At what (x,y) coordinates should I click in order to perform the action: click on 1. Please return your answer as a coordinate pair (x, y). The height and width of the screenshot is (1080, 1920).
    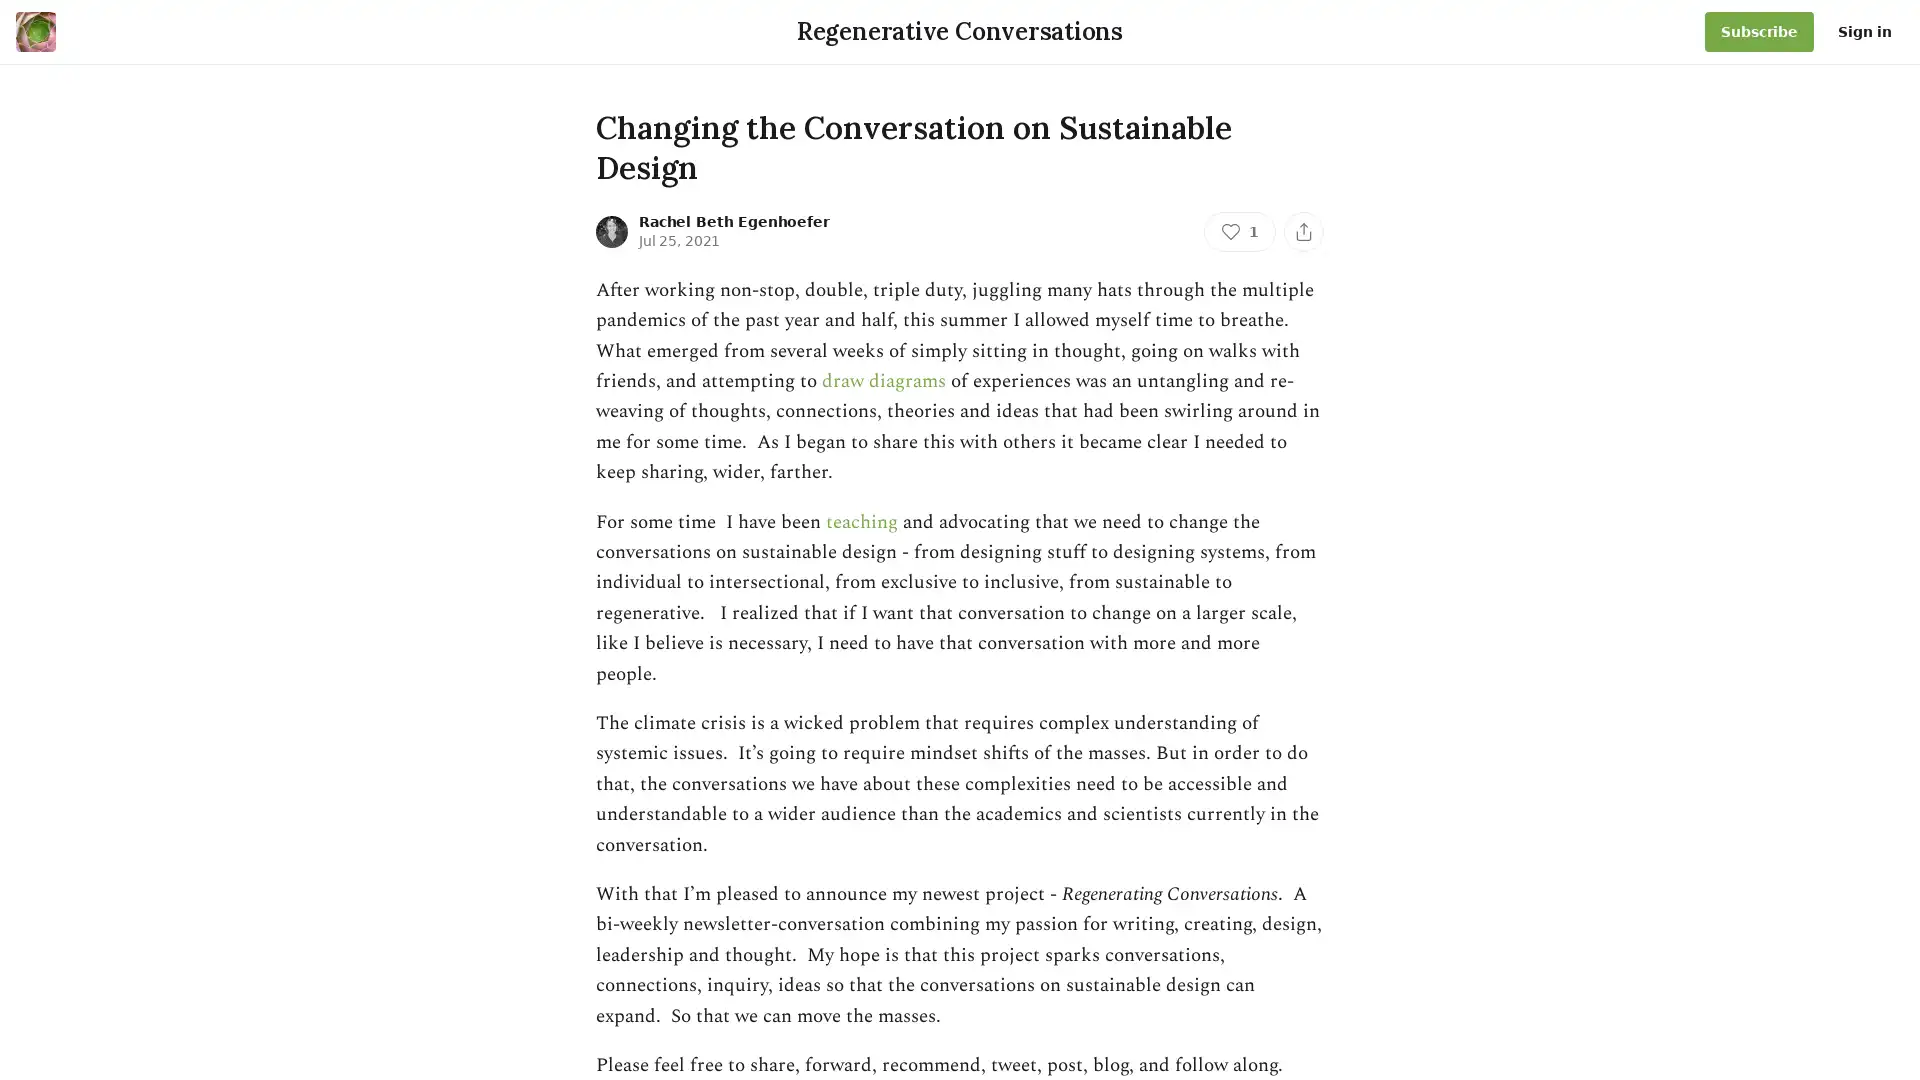
    Looking at the image, I should click on (1238, 230).